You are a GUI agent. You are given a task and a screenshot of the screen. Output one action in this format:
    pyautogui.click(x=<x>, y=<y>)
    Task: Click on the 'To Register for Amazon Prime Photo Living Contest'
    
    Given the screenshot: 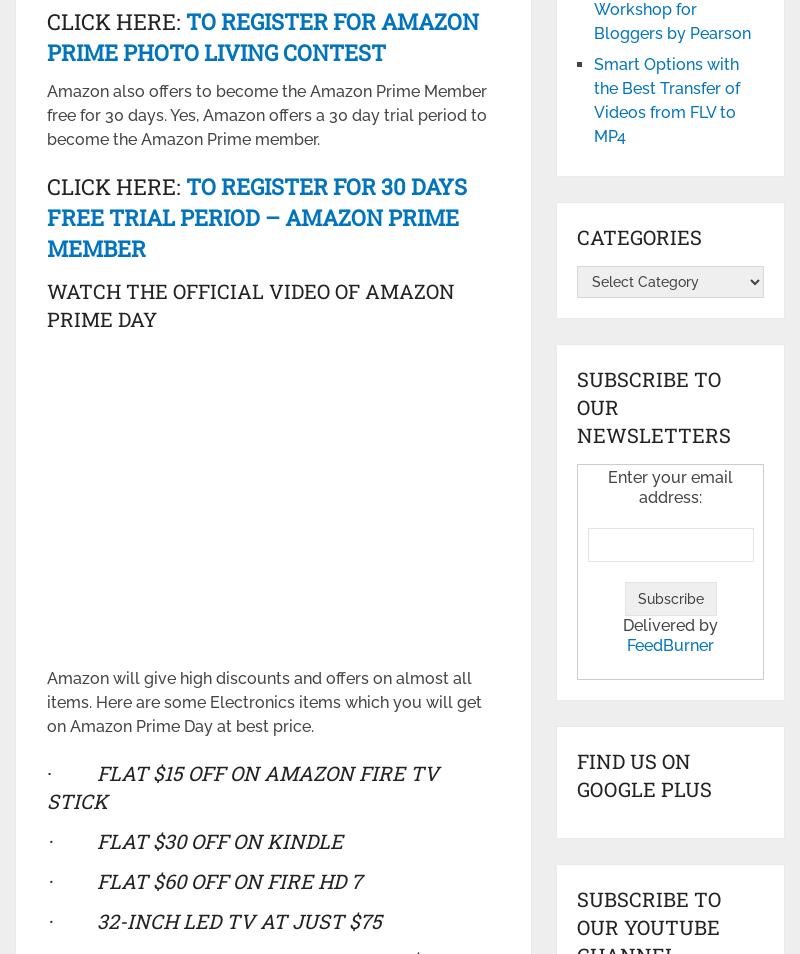 What is the action you would take?
    pyautogui.click(x=261, y=34)
    